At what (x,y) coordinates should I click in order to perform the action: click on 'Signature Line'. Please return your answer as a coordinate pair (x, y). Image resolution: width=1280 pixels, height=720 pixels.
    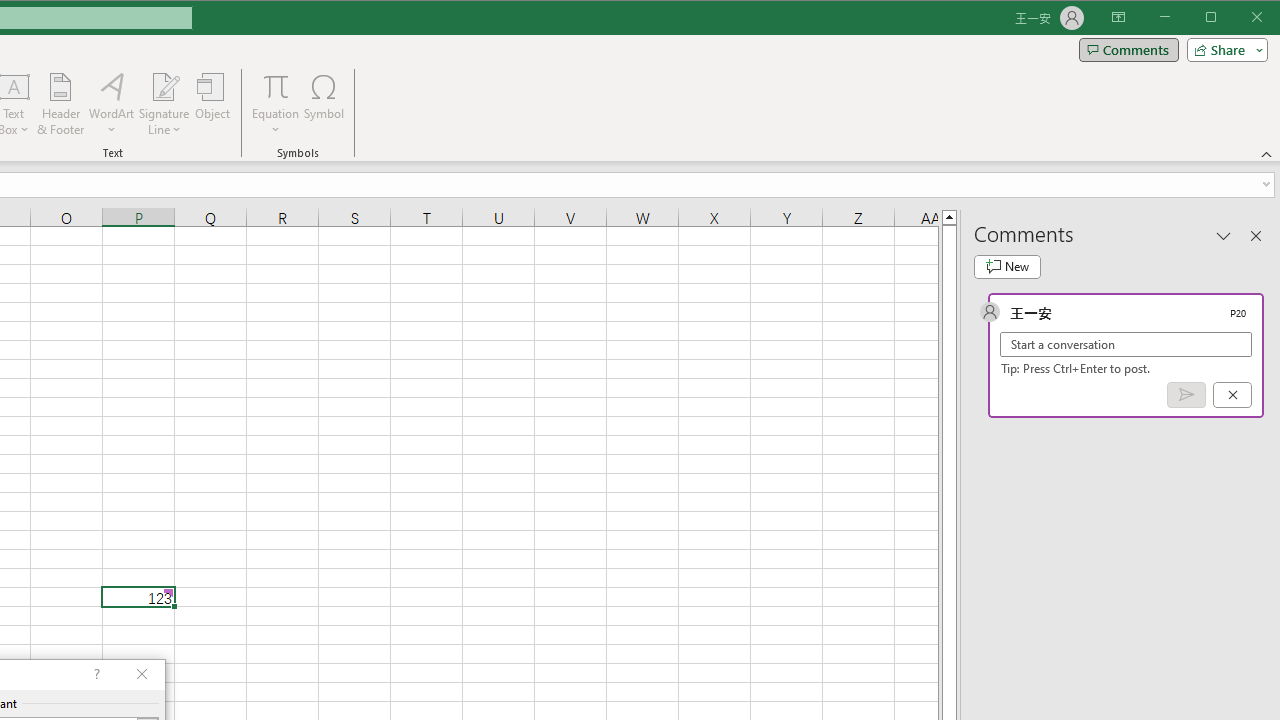
    Looking at the image, I should click on (164, 104).